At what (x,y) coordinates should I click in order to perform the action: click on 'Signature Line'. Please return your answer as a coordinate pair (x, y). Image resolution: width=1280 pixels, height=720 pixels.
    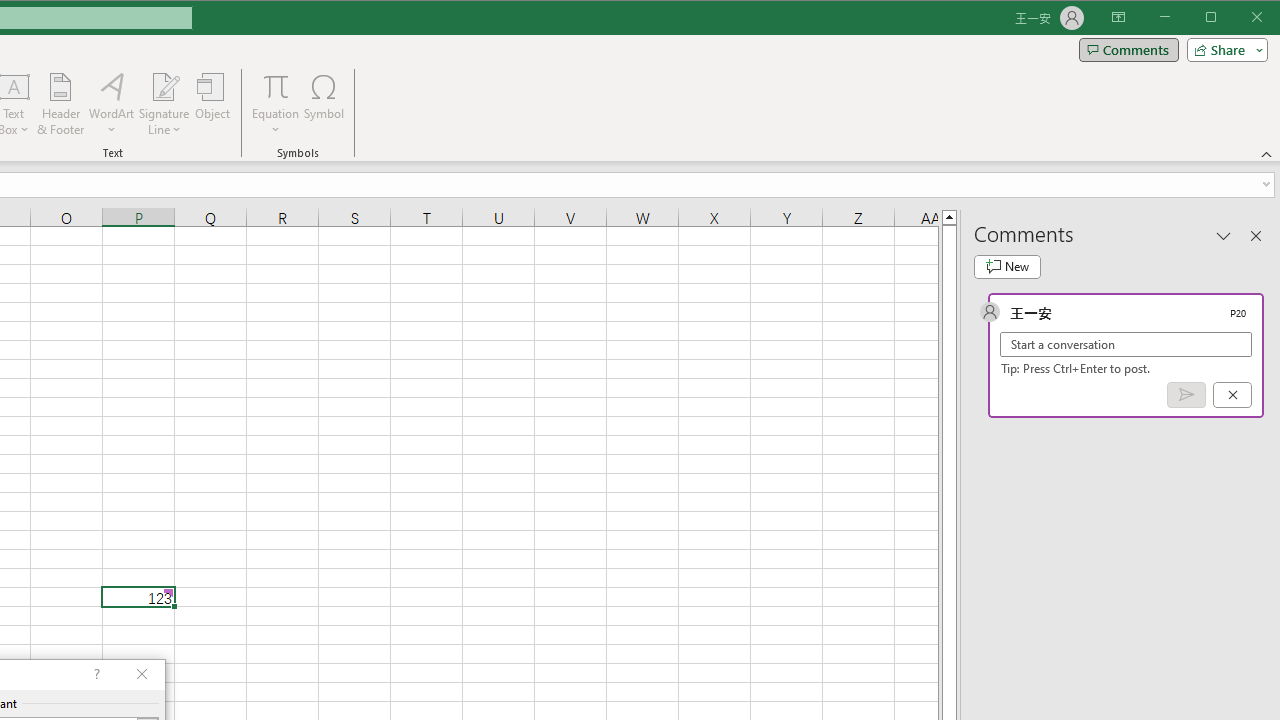
    Looking at the image, I should click on (164, 104).